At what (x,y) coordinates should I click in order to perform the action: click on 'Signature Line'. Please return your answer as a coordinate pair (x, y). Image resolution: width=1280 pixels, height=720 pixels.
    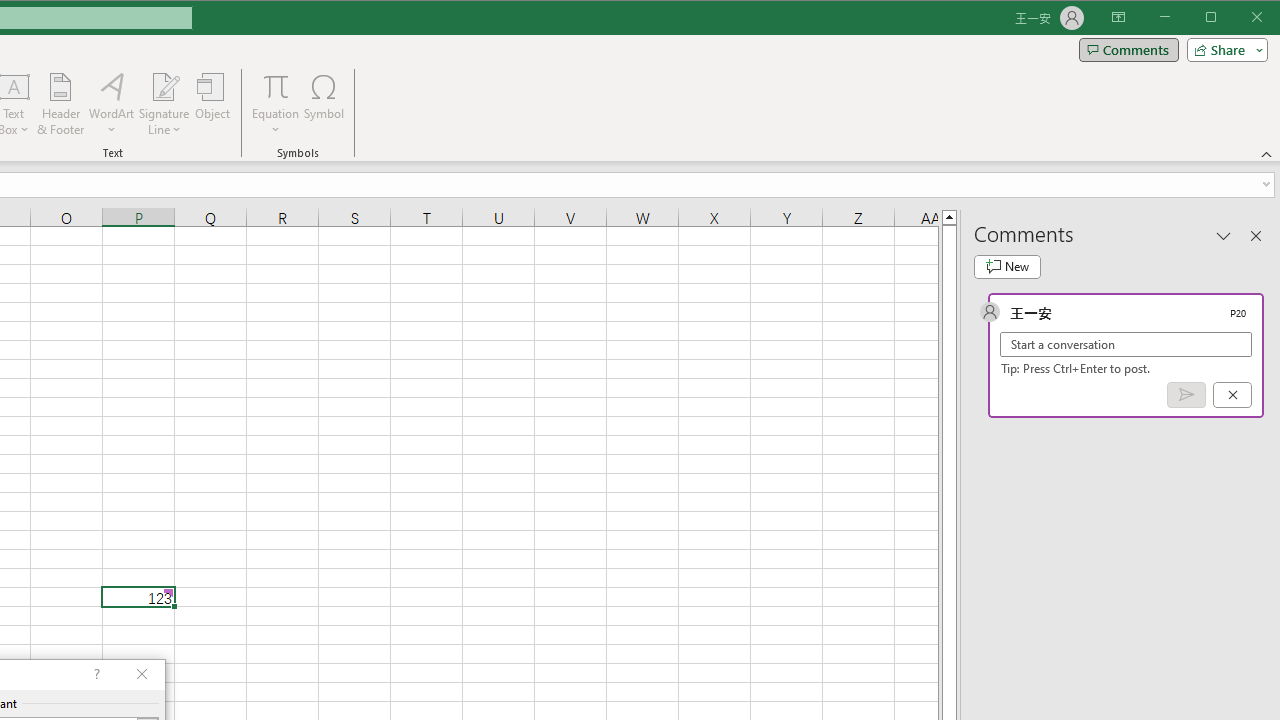
    Looking at the image, I should click on (164, 104).